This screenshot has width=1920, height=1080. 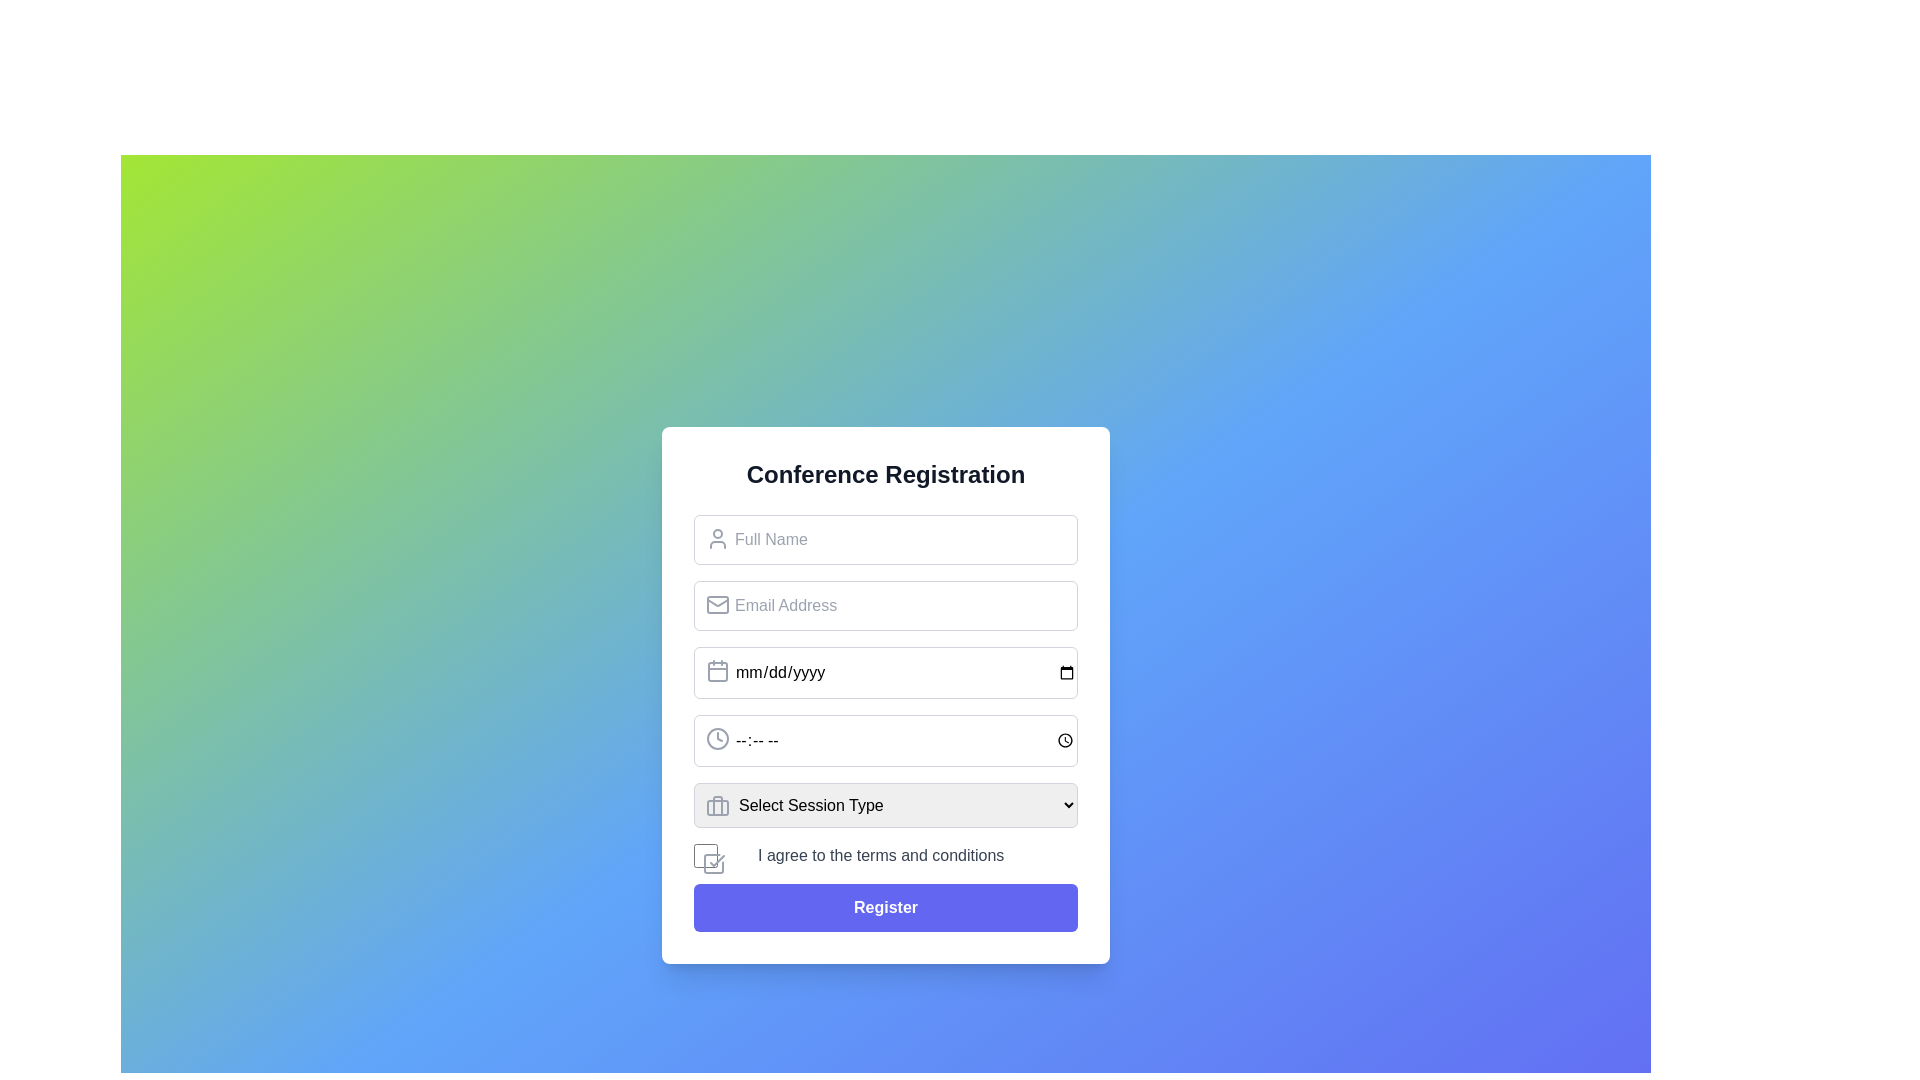 I want to click on the text label that informs the user about agreeing to the terms and conditions, located below the dropdown menu for 'Select Session Type' and to the right of the 'agreement' checkbox, so click(x=880, y=855).